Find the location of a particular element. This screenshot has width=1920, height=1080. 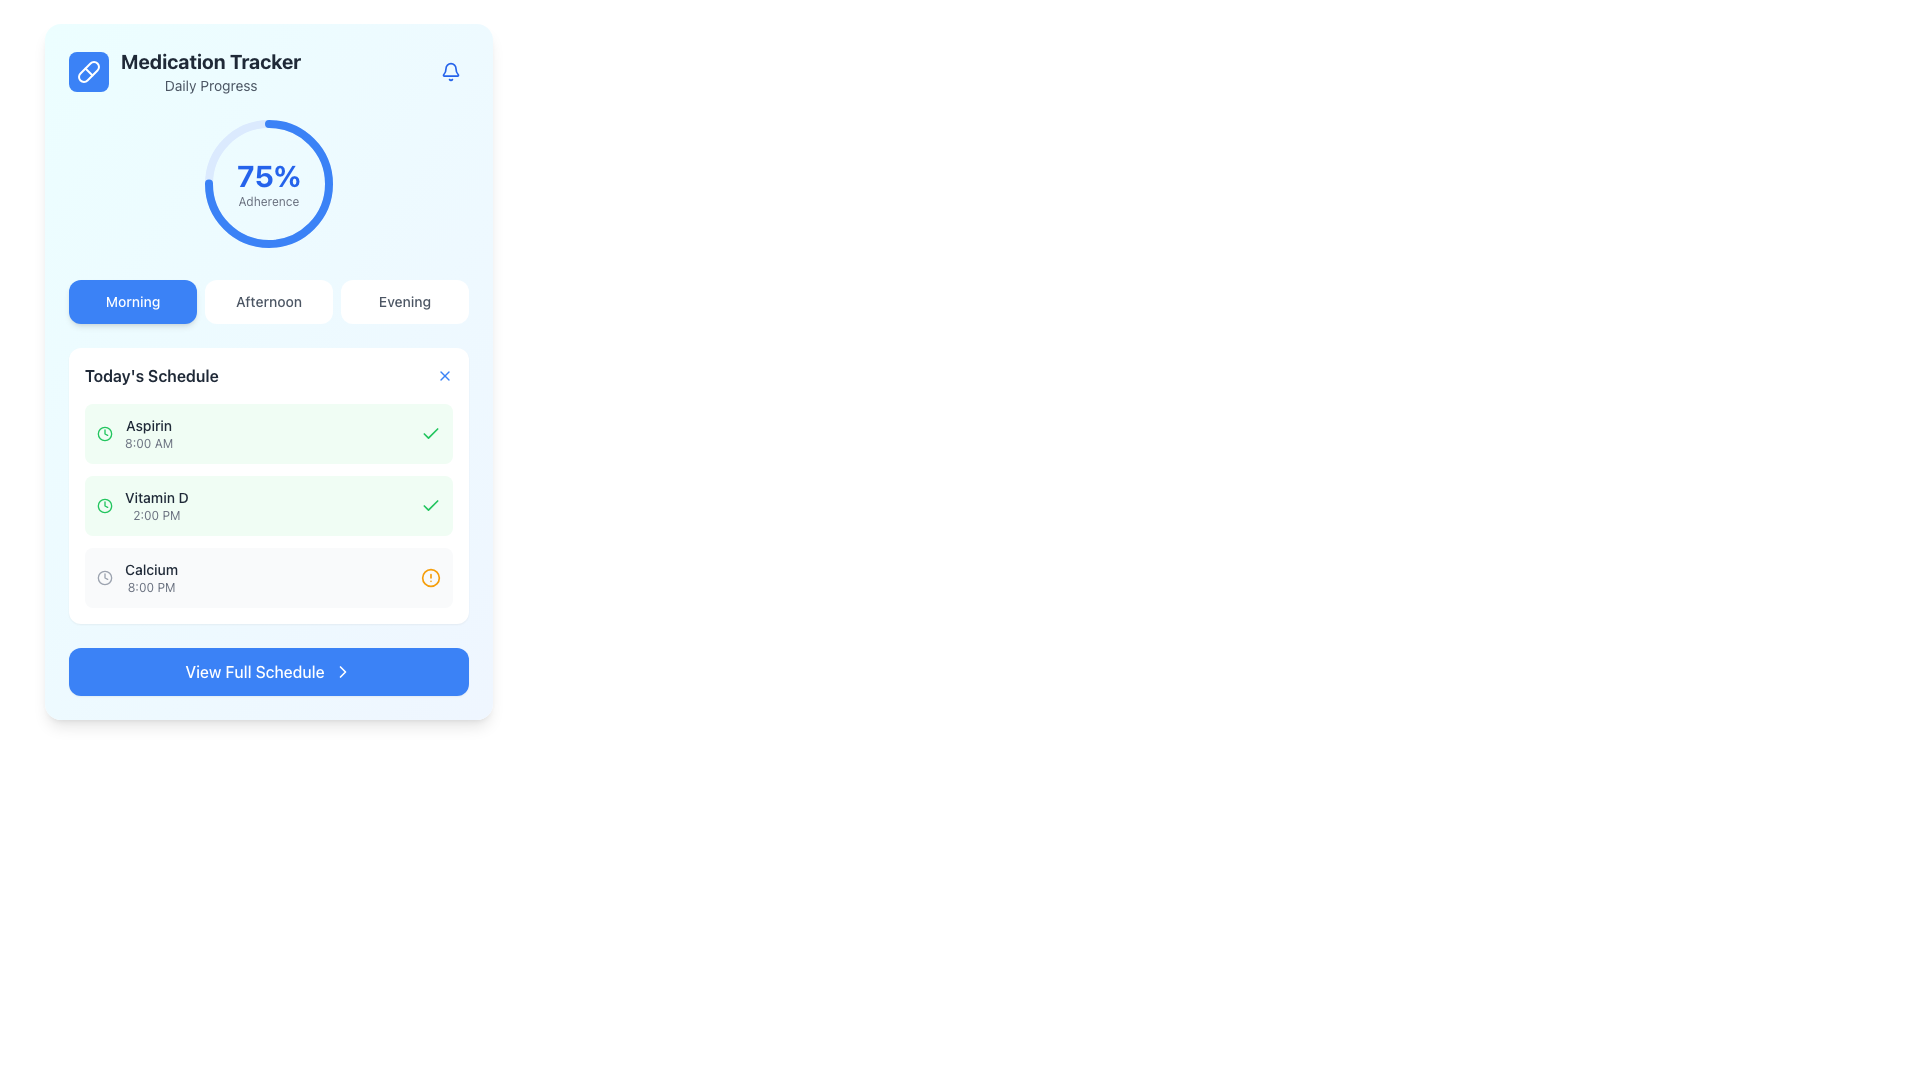

the text label component displaying 'Calcium' at '8:00 PM' in the 'Today's Schedule' section, positioned beneath 'Aspirin' and 'Vitamin D' is located at coordinates (150, 578).